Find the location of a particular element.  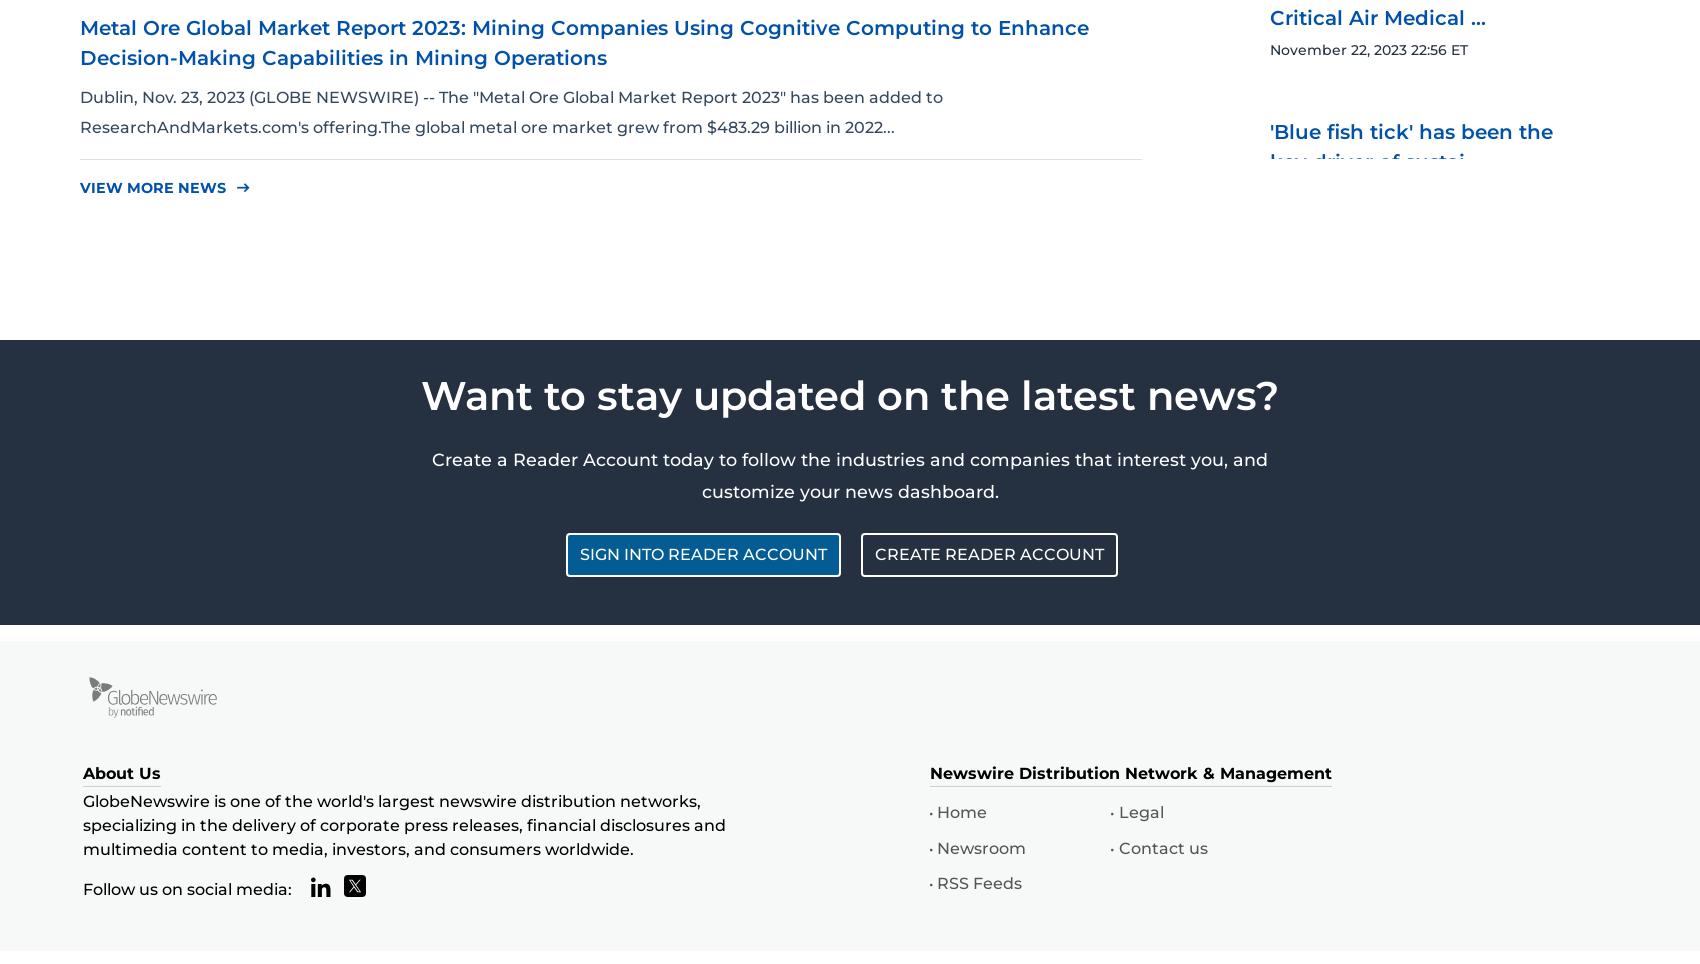

'CREATE READER ACCOUNT' is located at coordinates (988, 553).